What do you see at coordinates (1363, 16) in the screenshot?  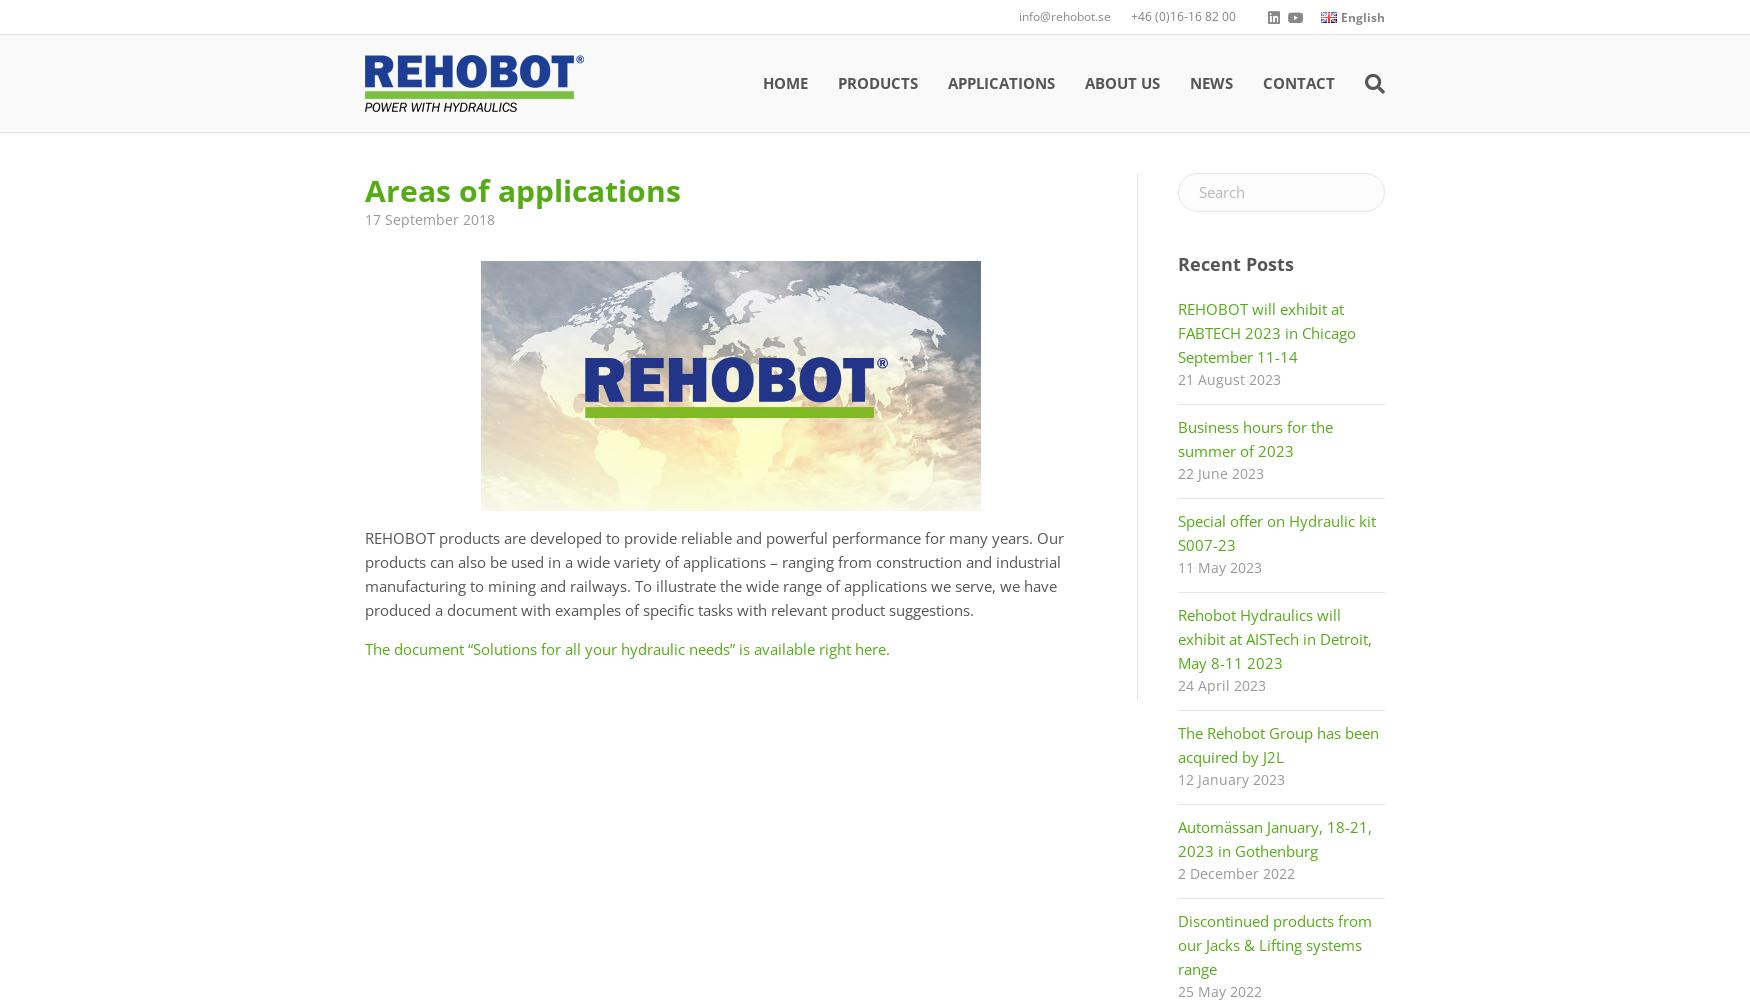 I see `'English'` at bounding box center [1363, 16].